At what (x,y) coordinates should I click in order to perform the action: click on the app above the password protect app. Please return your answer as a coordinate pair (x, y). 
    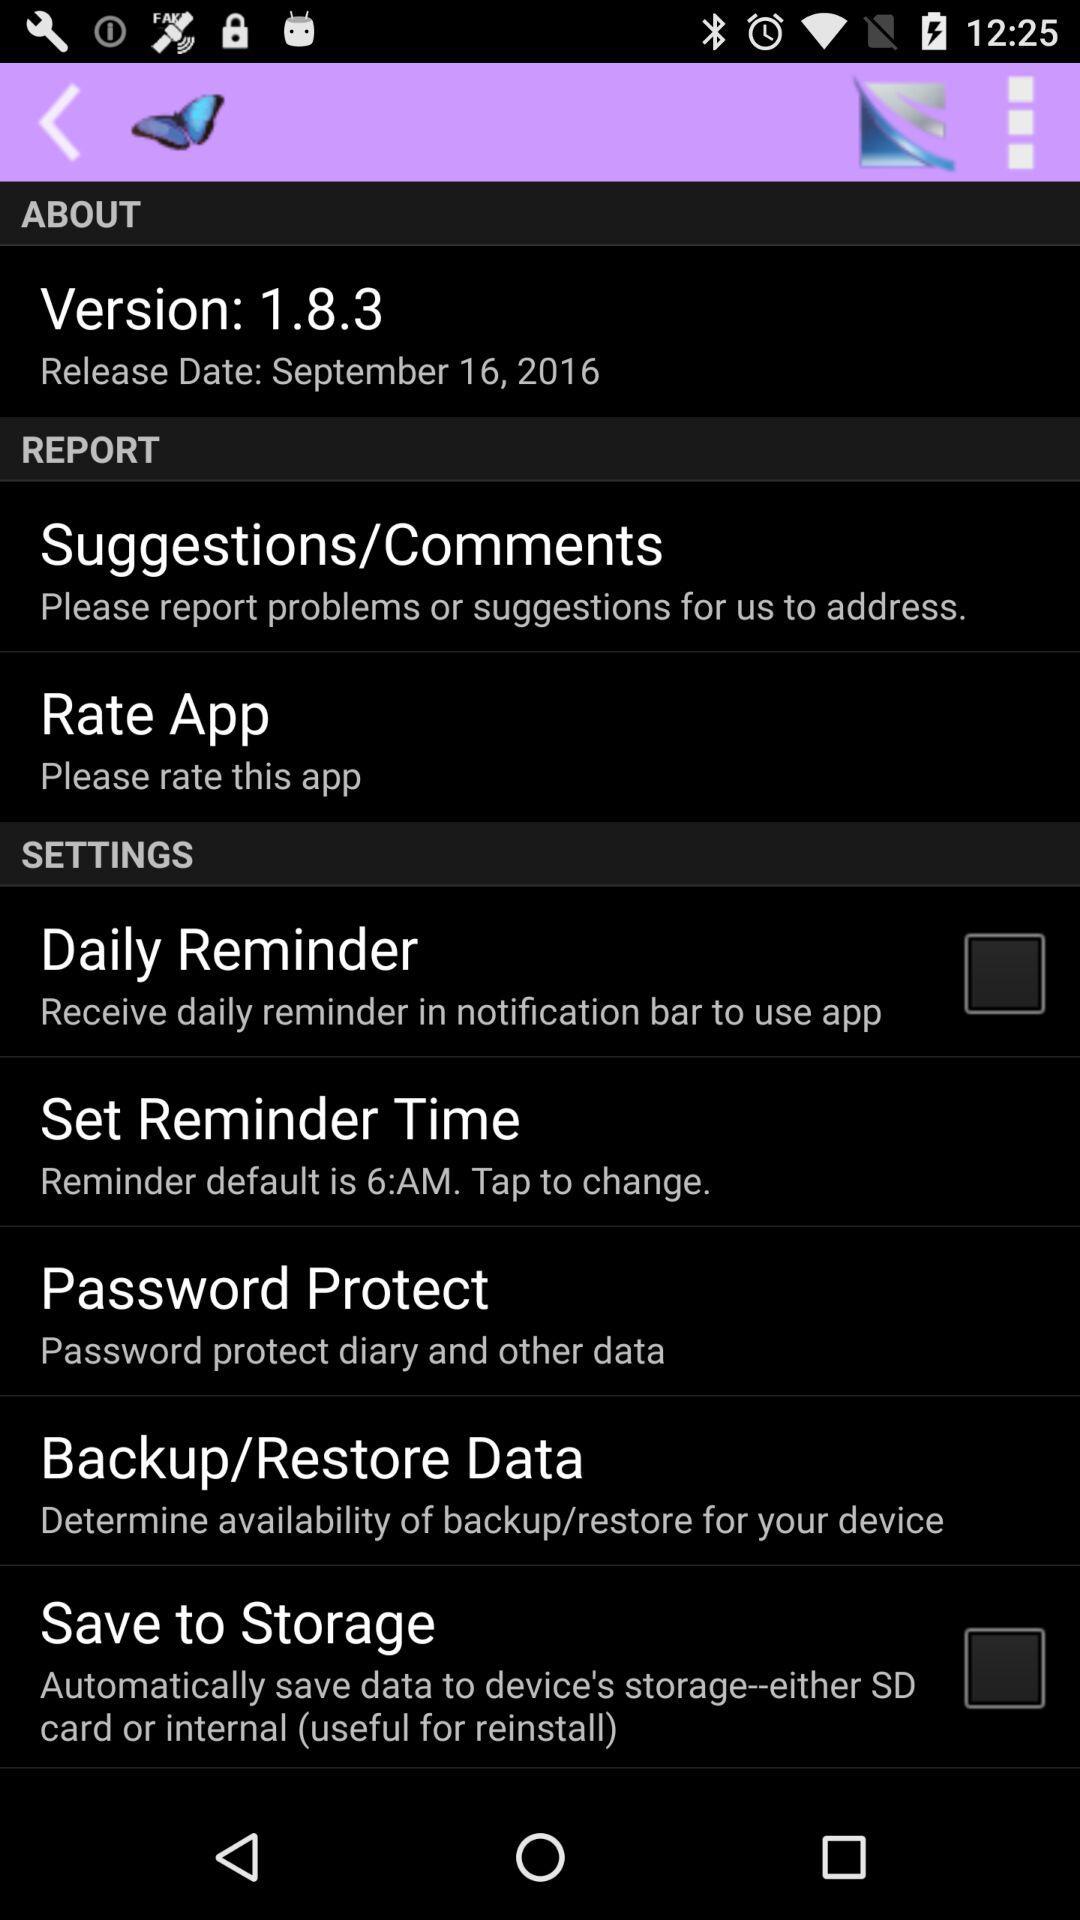
    Looking at the image, I should click on (375, 1179).